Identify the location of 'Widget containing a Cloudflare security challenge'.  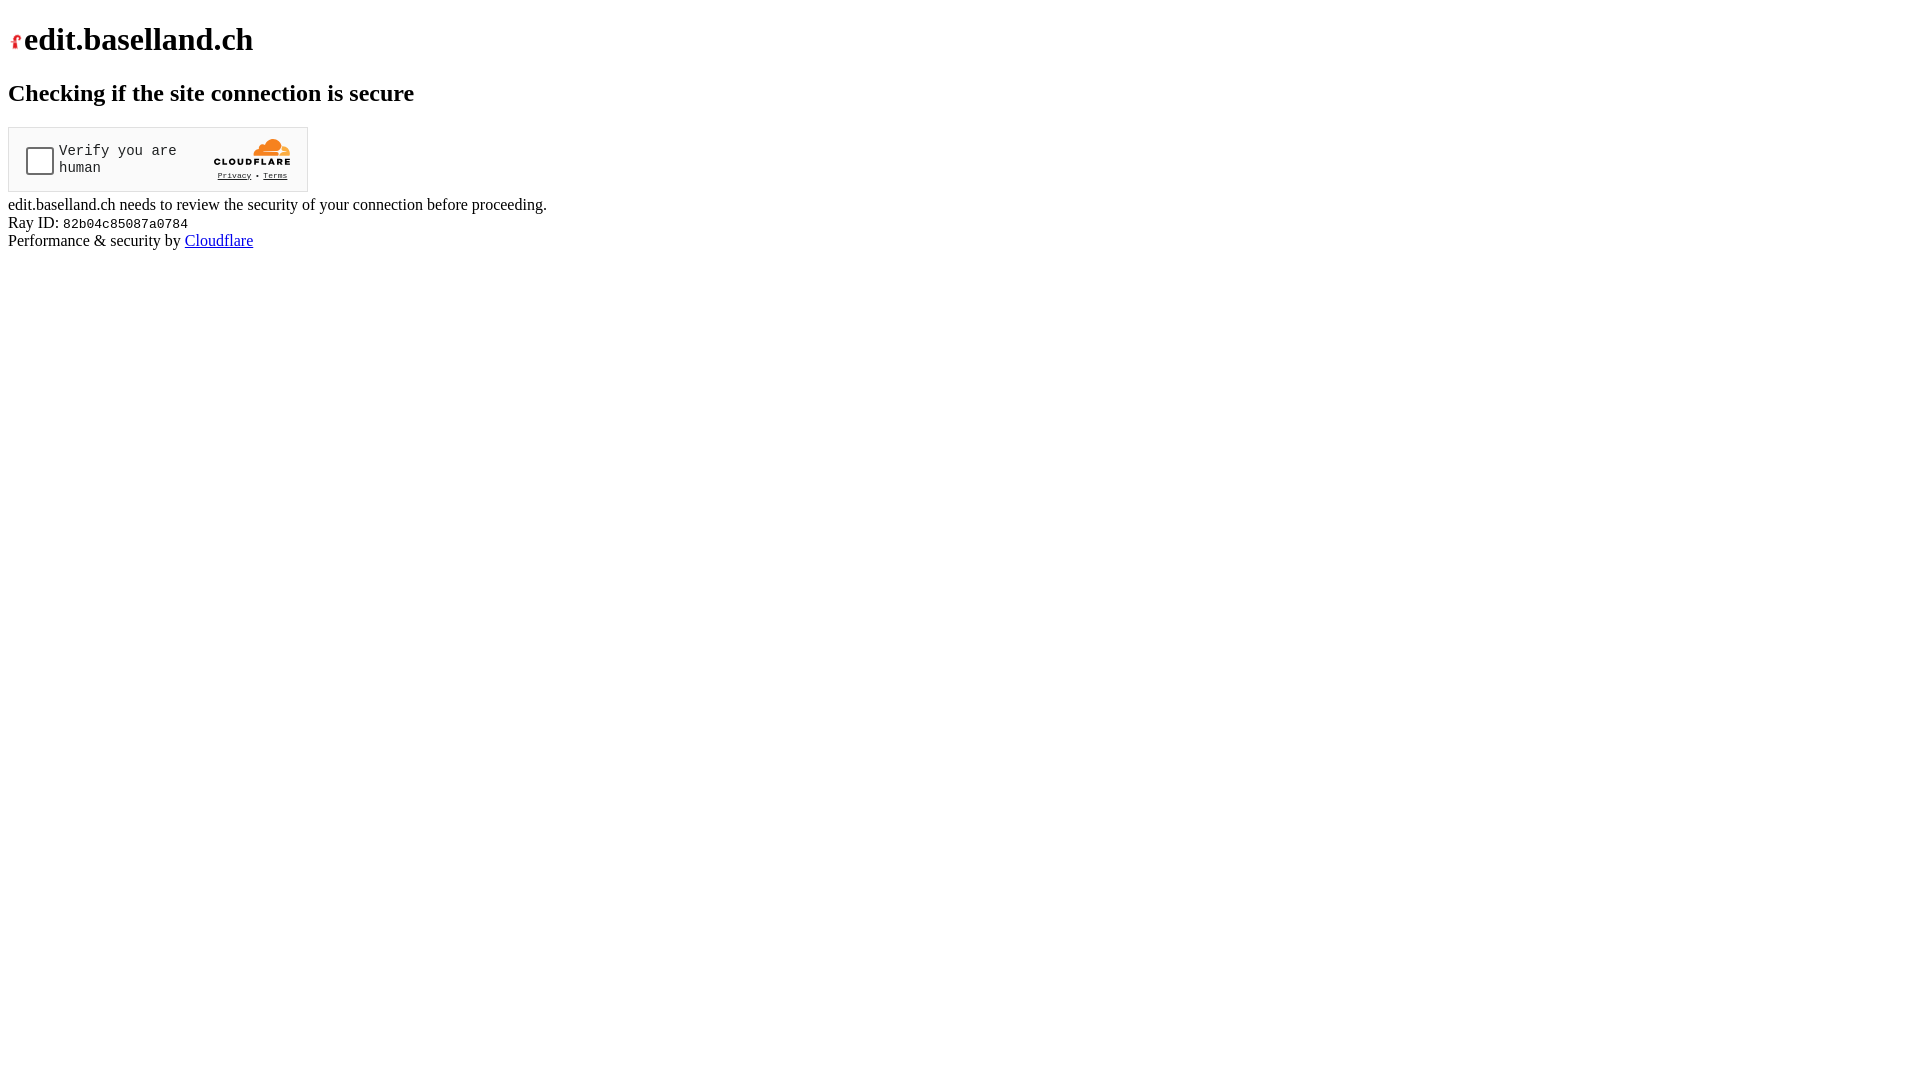
(157, 158).